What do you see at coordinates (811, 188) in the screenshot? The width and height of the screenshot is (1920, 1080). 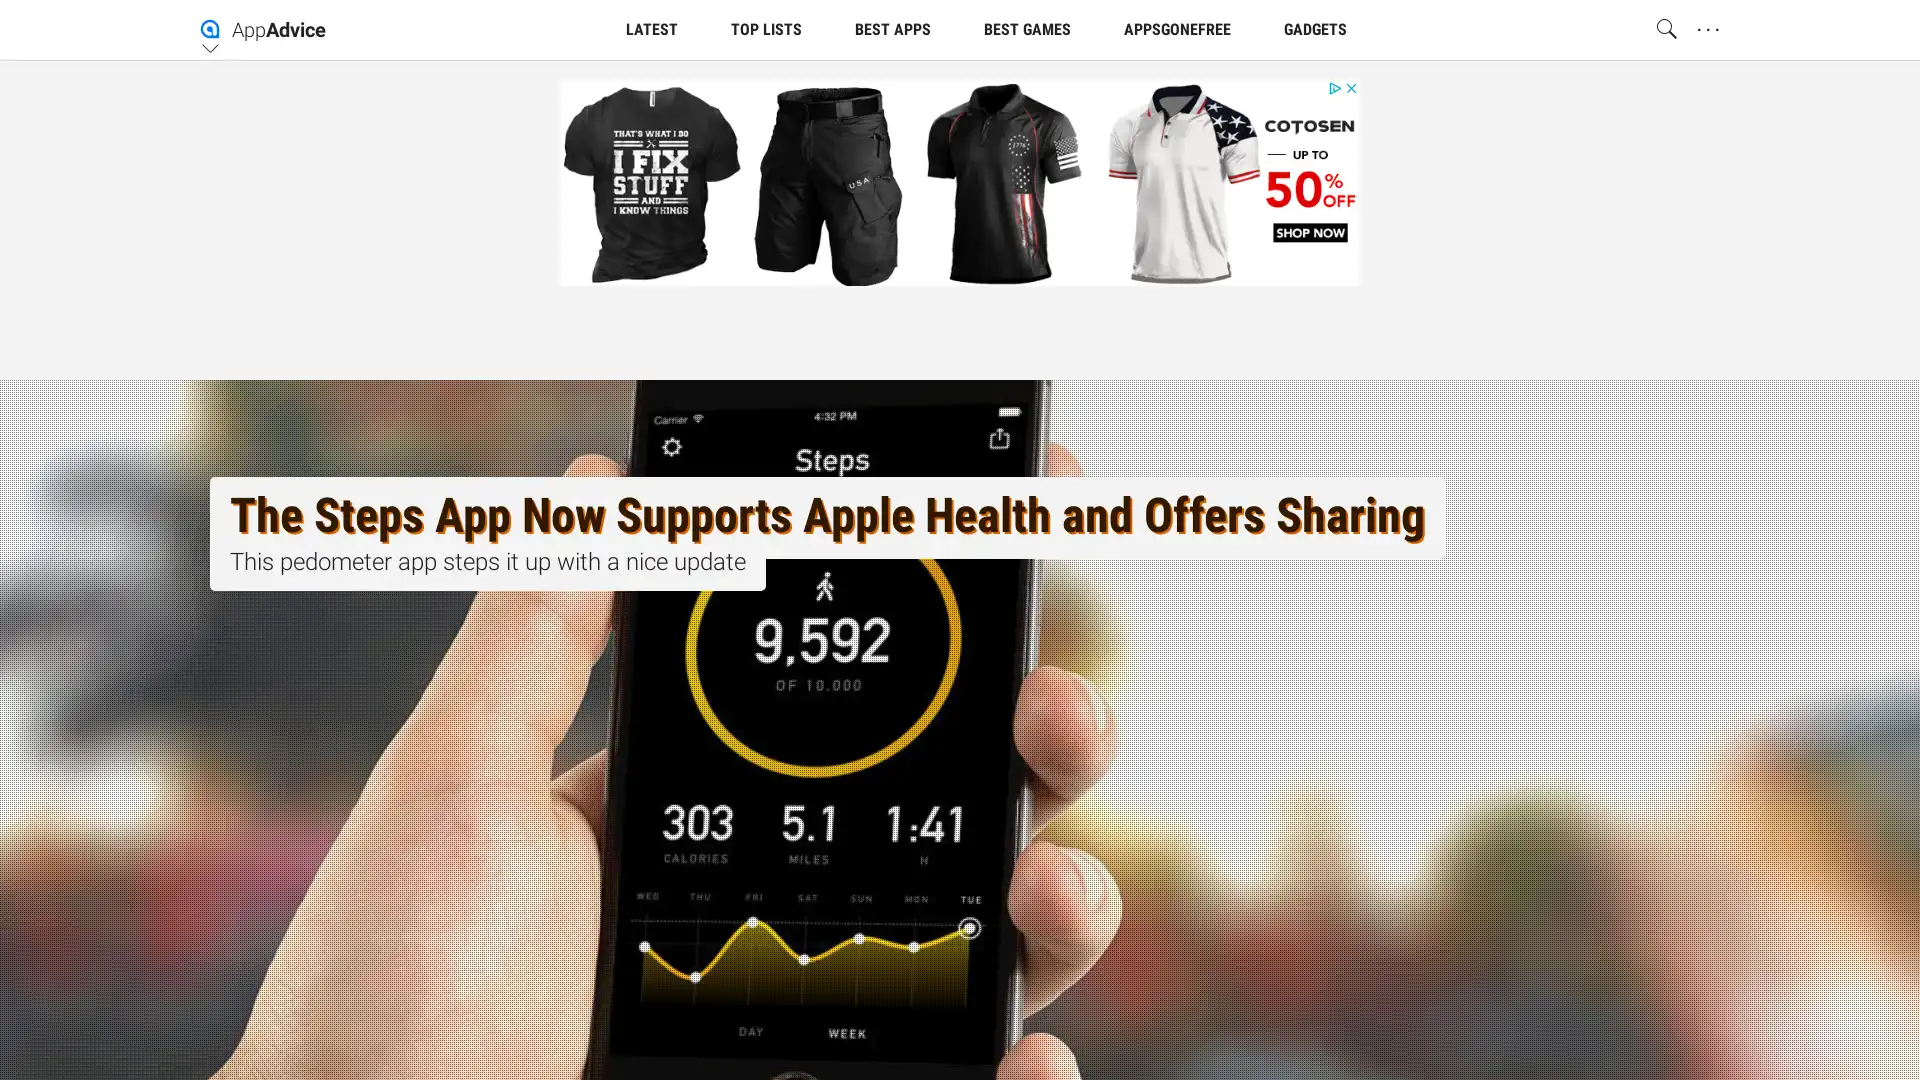 I see `Collections` at bounding box center [811, 188].